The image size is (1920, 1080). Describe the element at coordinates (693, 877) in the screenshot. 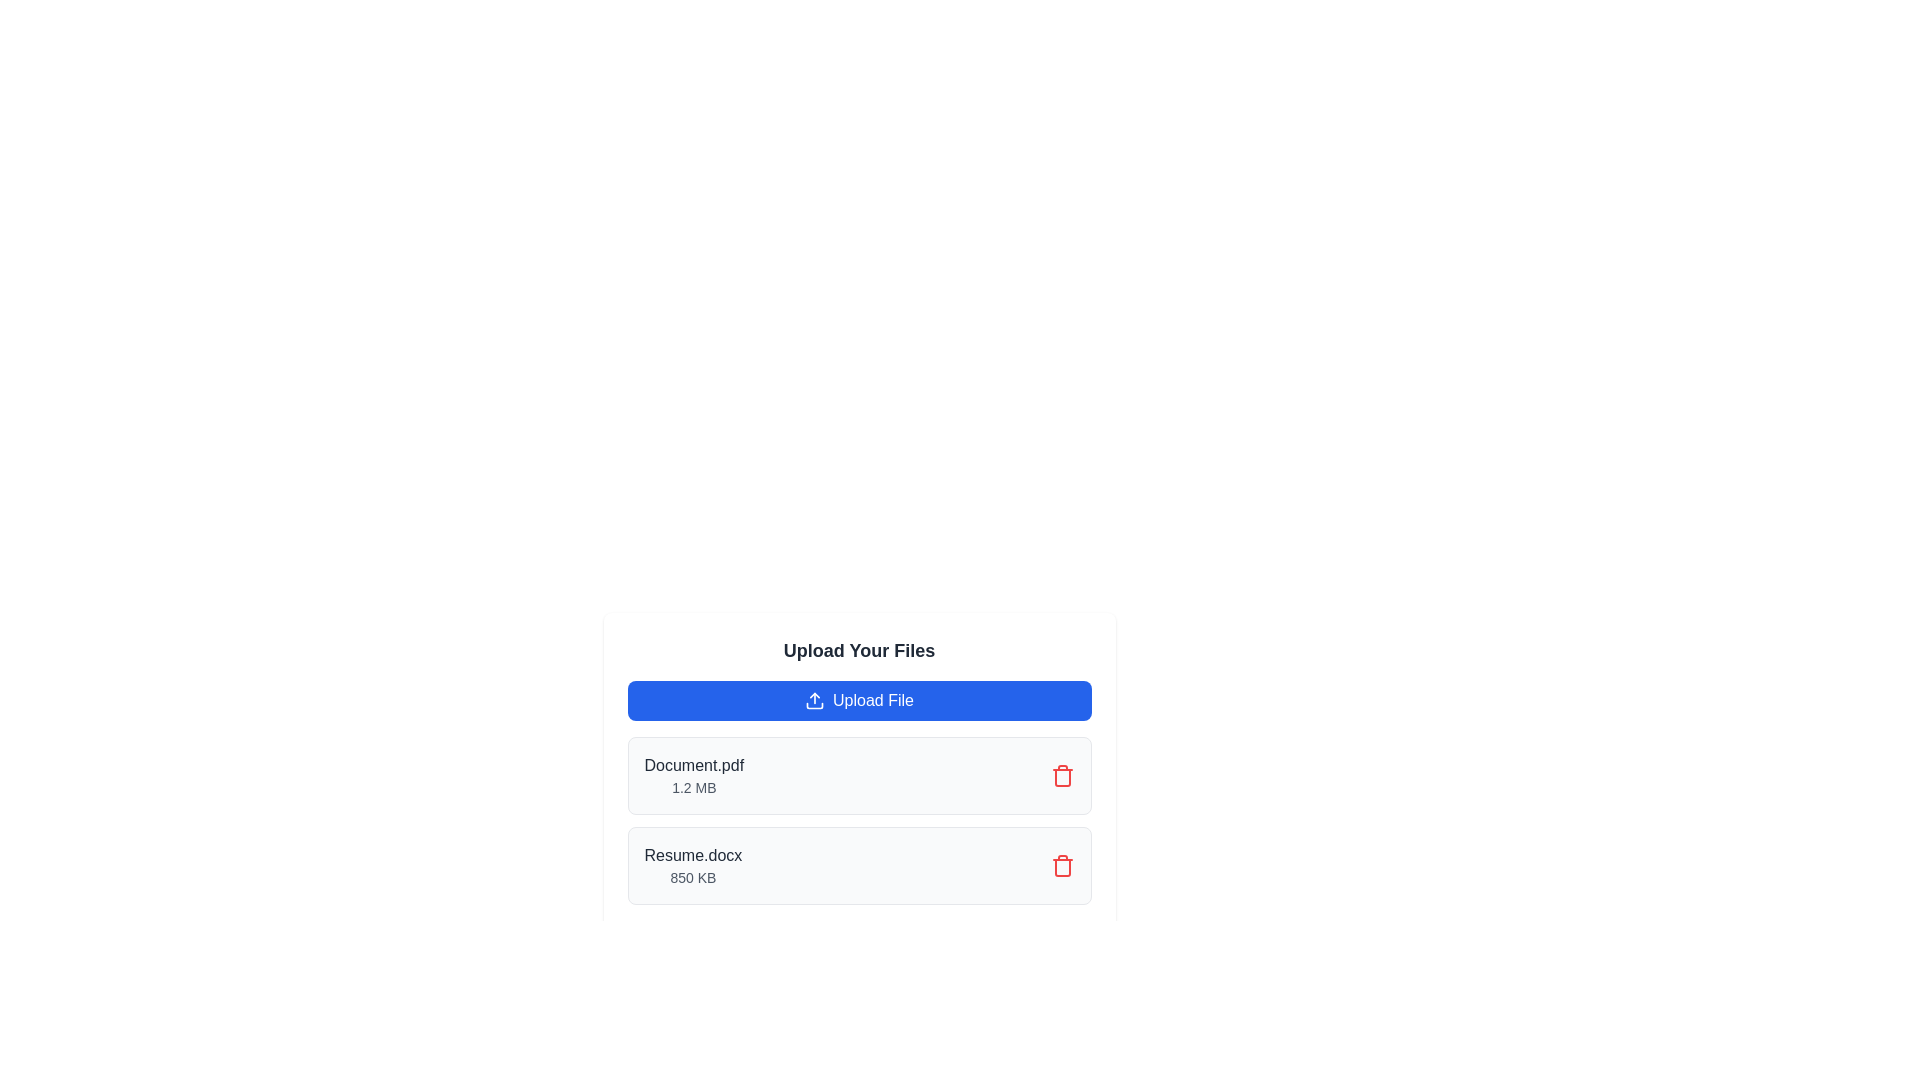

I see `file size displayed in the text label located directly below 'Resume.docx' in the file list interface` at that location.